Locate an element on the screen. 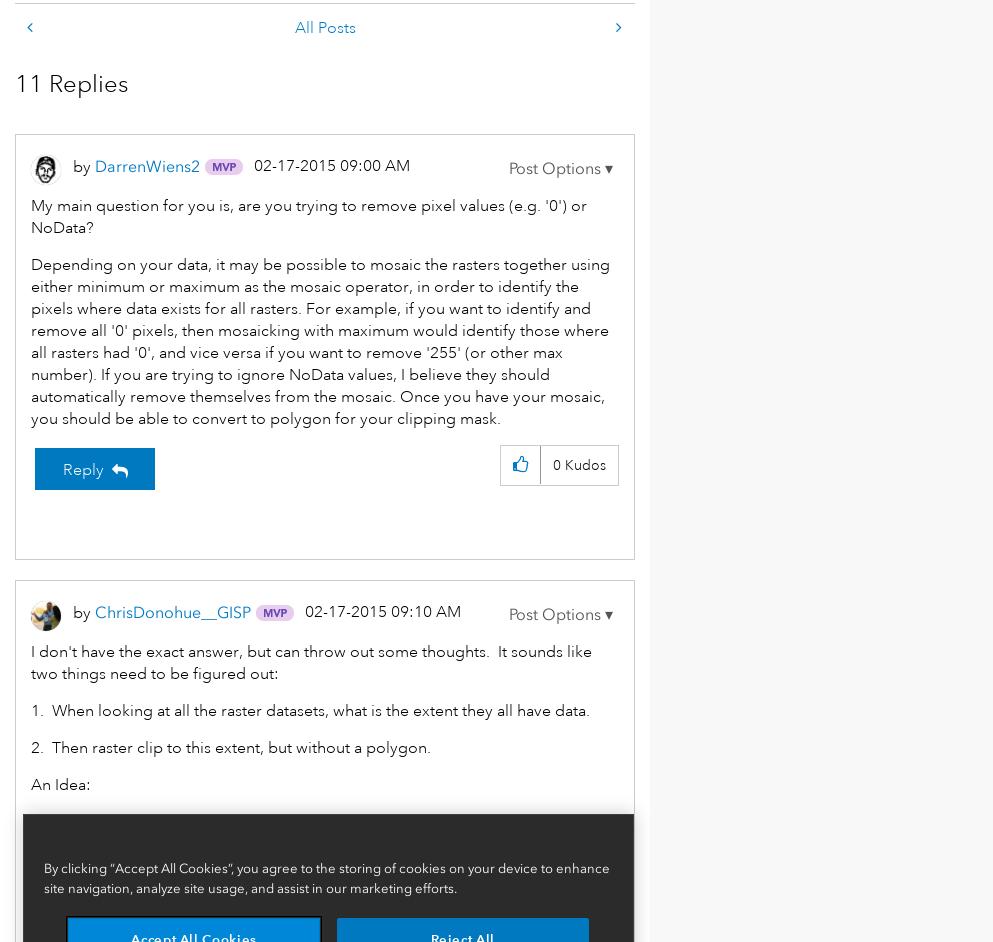 The image size is (993, 942). 'ChrisDonohue__G' is located at coordinates (160, 611).